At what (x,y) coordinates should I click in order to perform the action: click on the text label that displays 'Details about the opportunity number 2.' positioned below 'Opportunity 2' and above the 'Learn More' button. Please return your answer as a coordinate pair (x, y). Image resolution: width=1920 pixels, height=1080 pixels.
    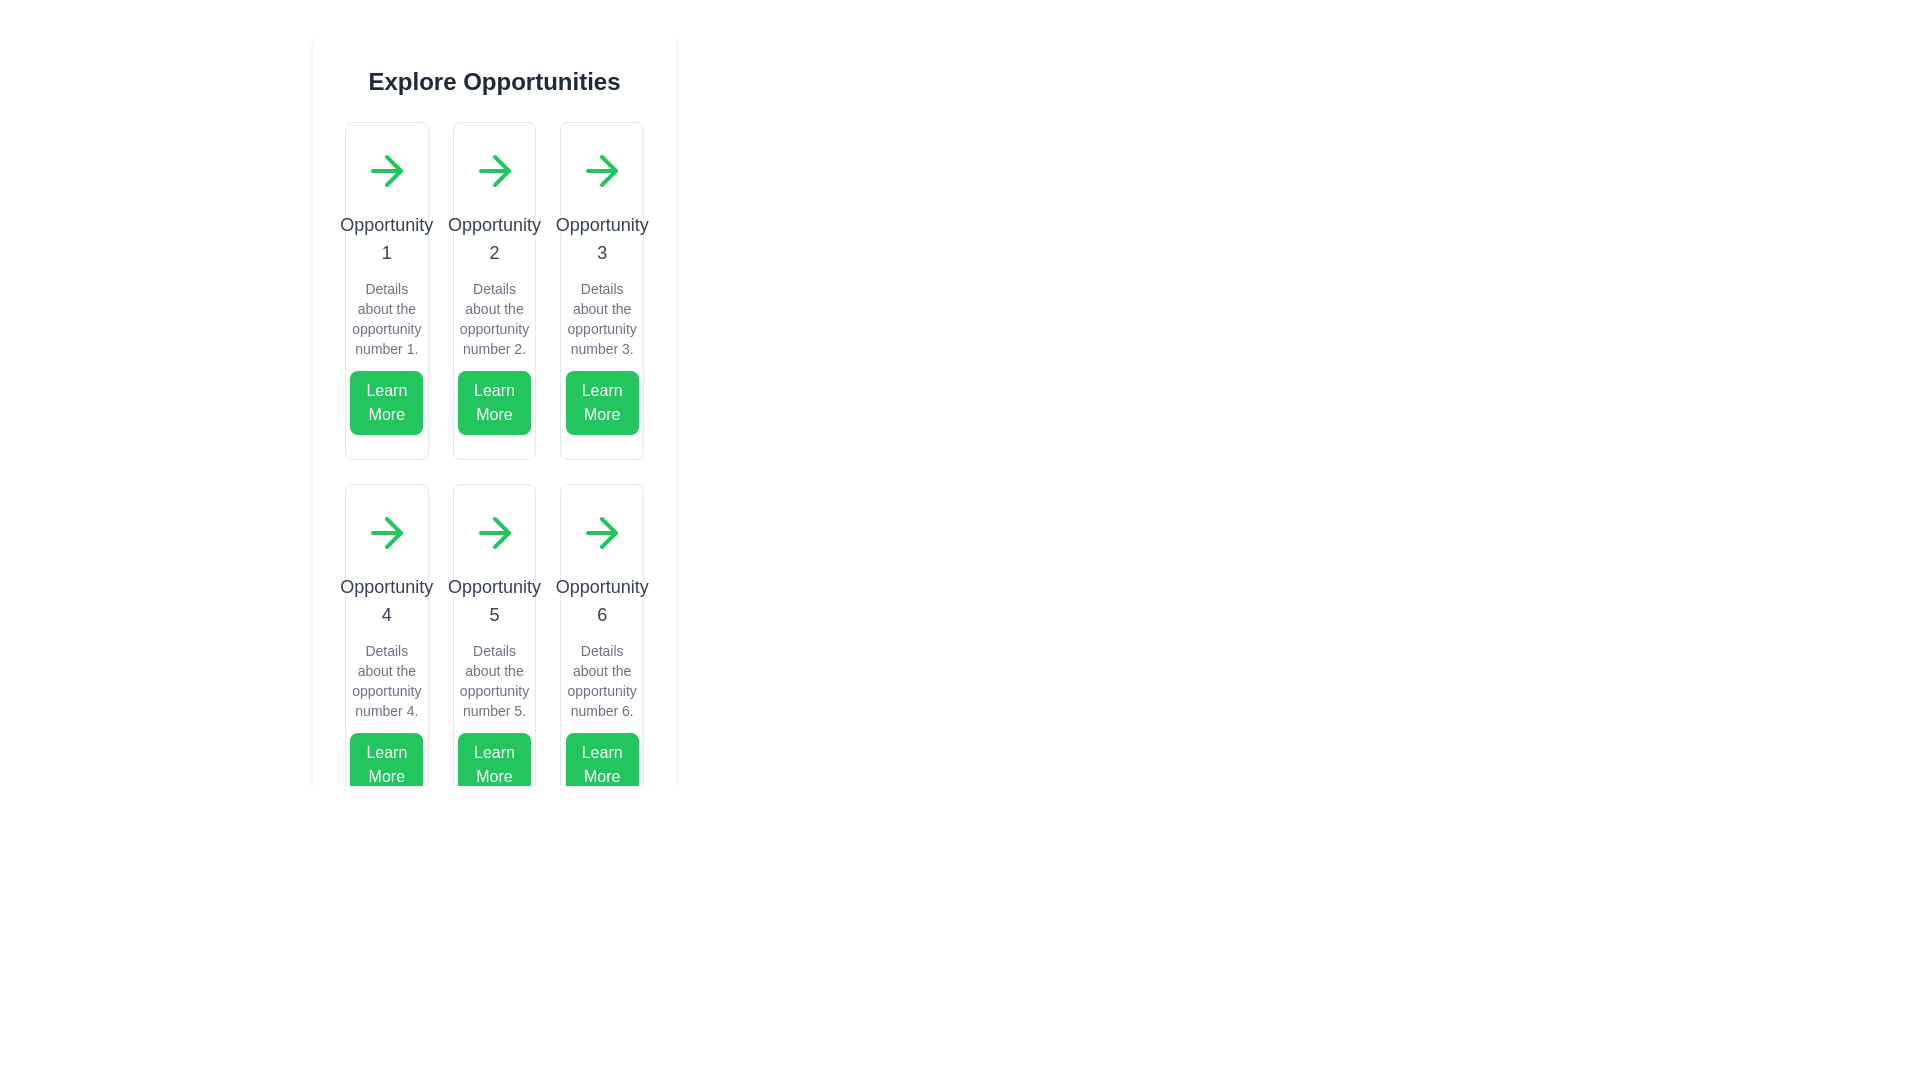
    Looking at the image, I should click on (494, 318).